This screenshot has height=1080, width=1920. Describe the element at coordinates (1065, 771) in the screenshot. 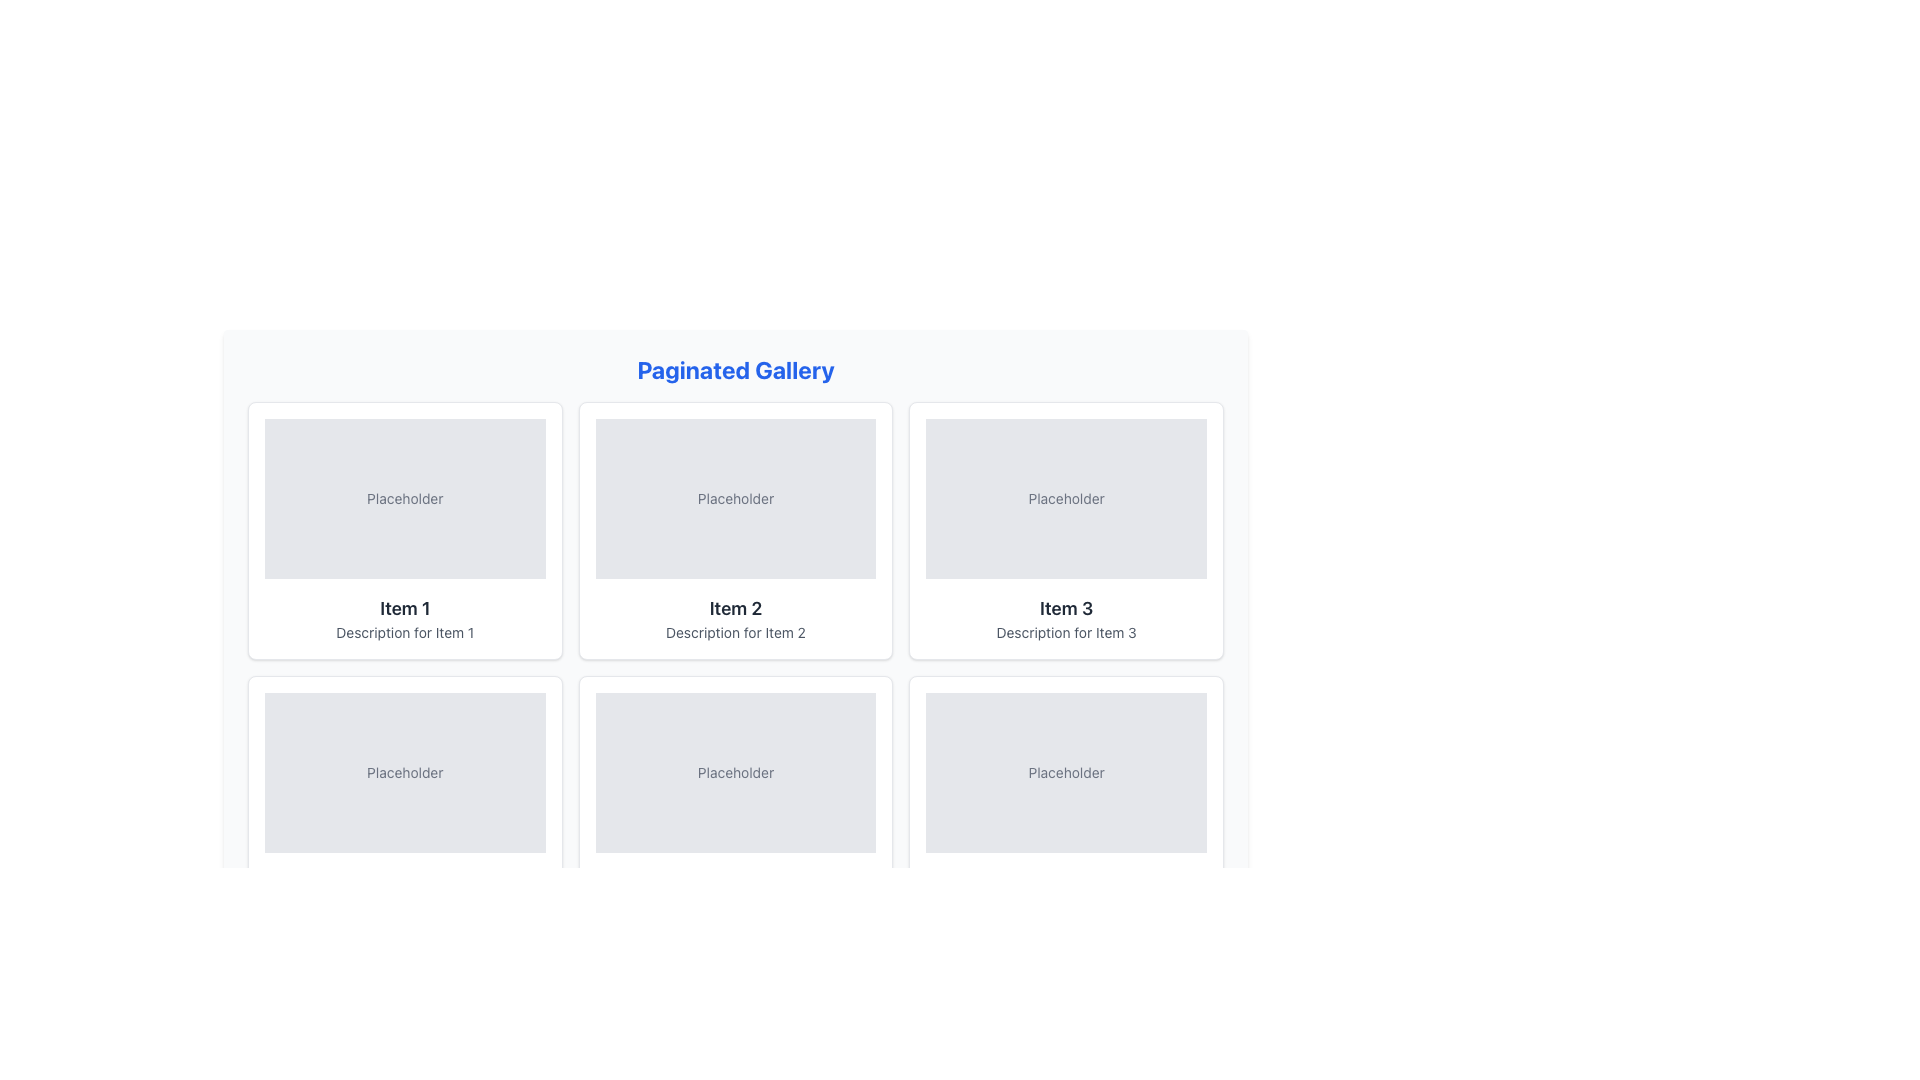

I see `the placeholder text located in the bottom-right card of the second row` at that location.